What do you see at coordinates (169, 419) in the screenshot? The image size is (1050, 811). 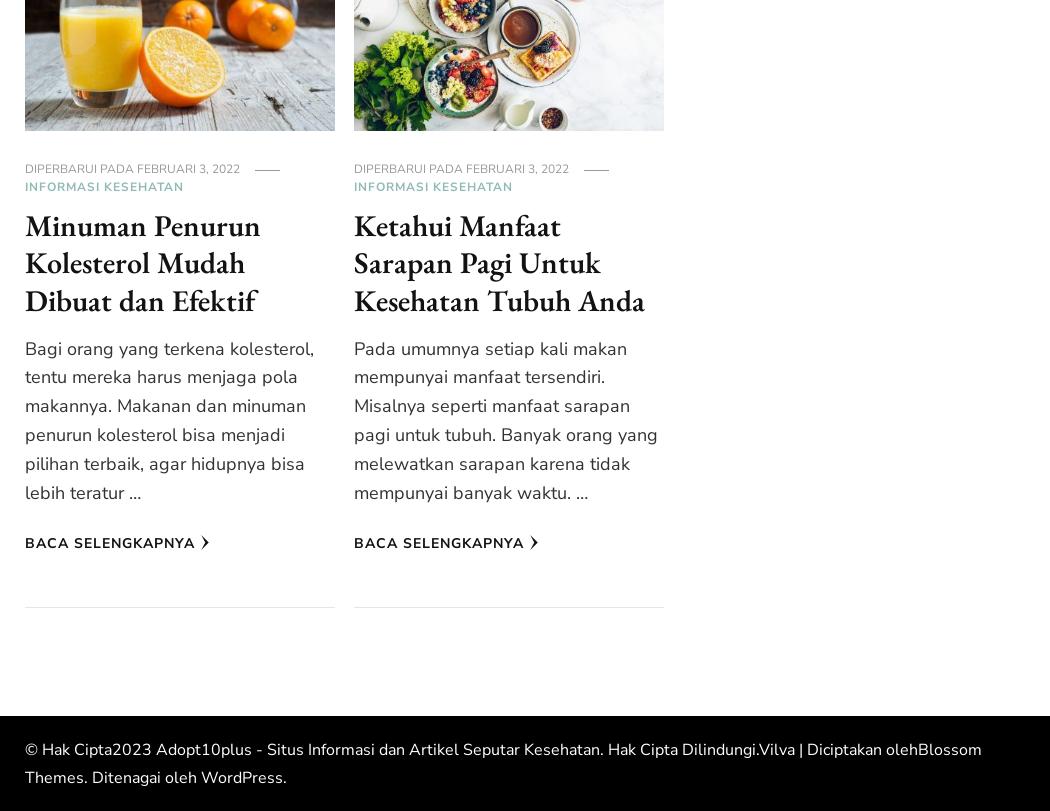 I see `'Bagi orang yang terkena kolesterol, tentu mereka harus menjaga pola makannya. Makanan dan minuman penurun kolesterol bisa menjadi pilihan terbaik, agar hidupnya bisa lebih teratur …'` at bounding box center [169, 419].